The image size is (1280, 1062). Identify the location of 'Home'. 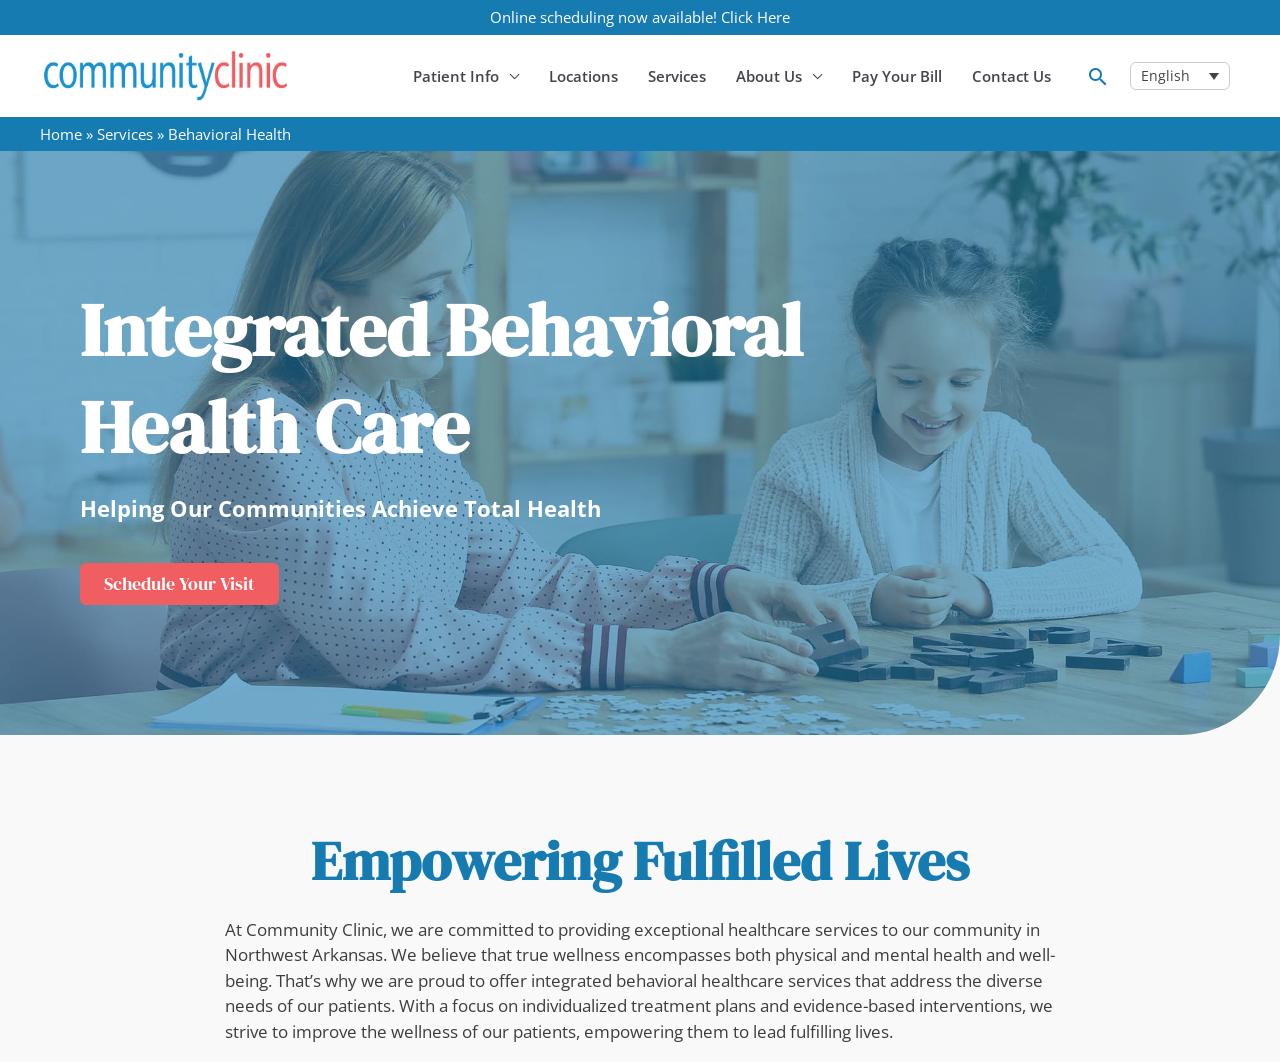
(61, 134).